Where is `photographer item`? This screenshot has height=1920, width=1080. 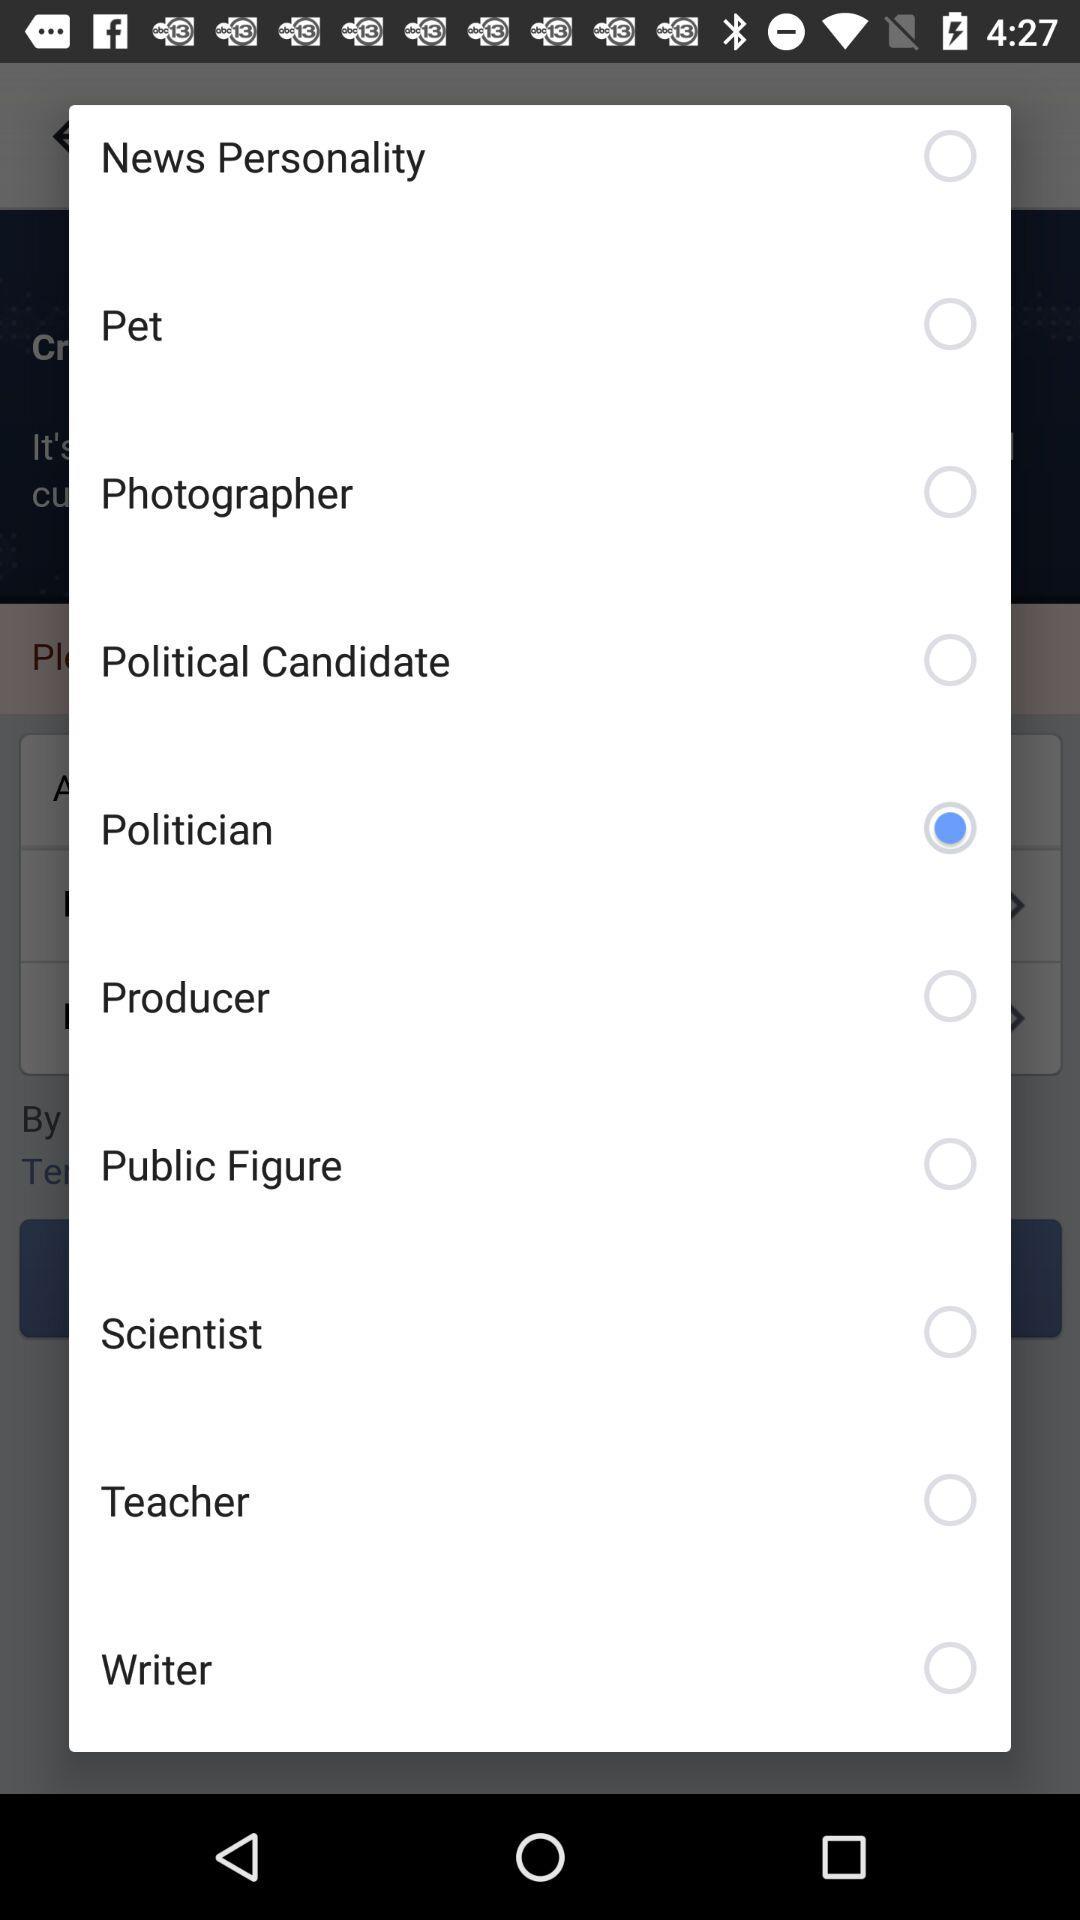 photographer item is located at coordinates (540, 492).